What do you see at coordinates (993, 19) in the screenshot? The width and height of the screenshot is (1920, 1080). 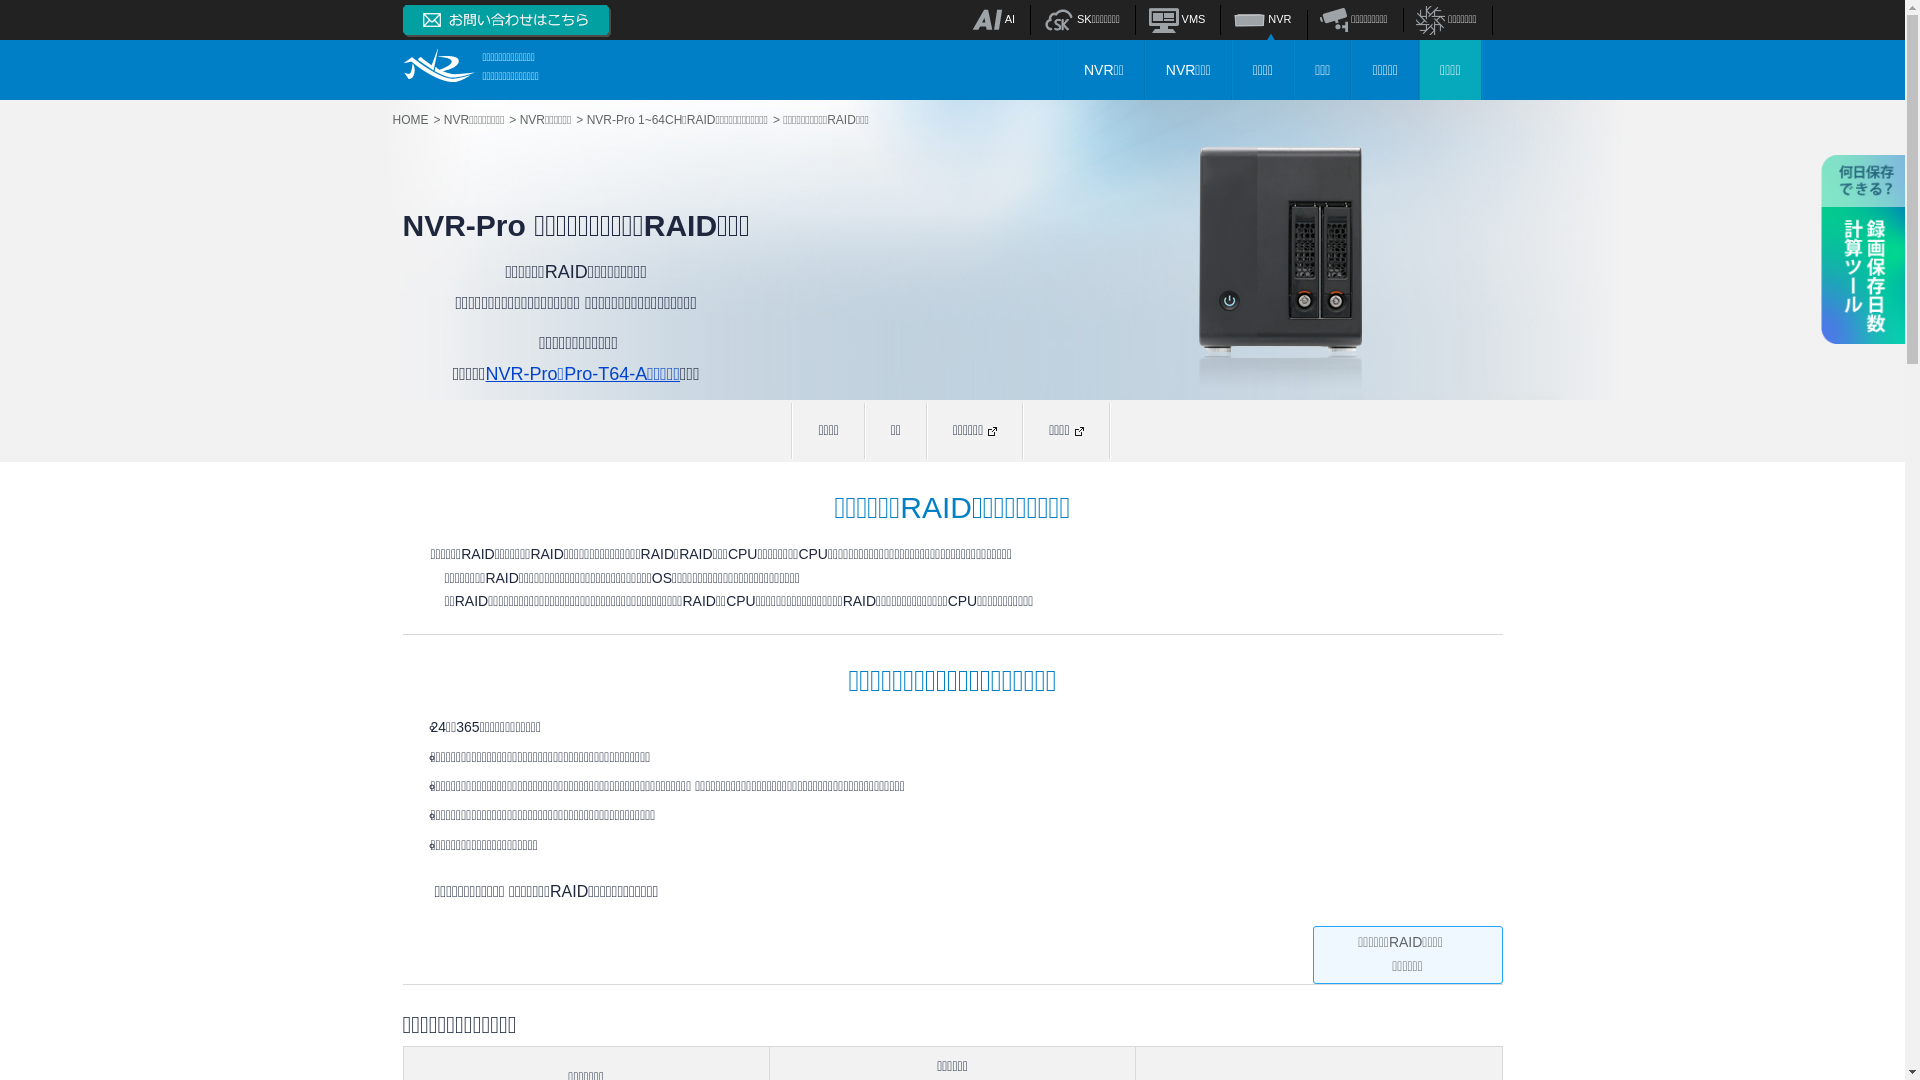 I see `'AI'` at bounding box center [993, 19].